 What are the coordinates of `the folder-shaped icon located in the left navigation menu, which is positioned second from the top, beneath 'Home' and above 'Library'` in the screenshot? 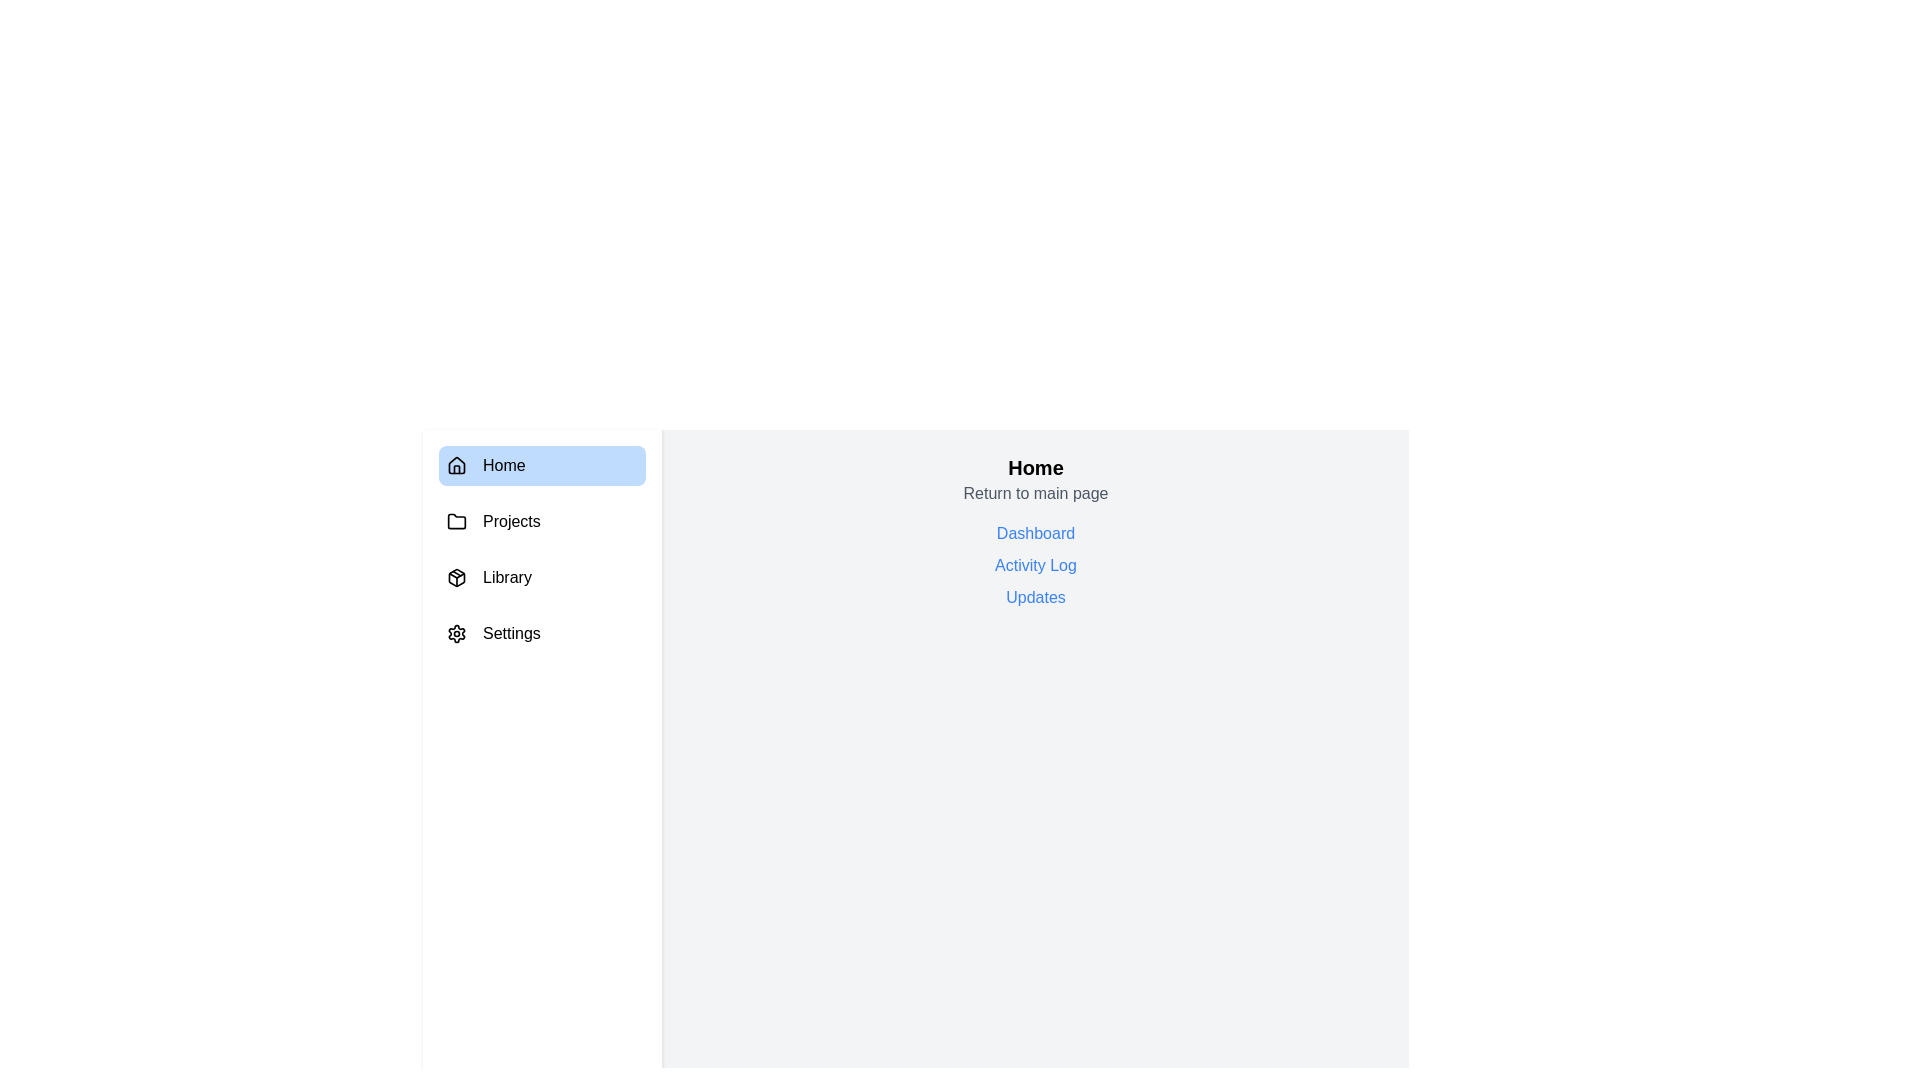 It's located at (455, 519).